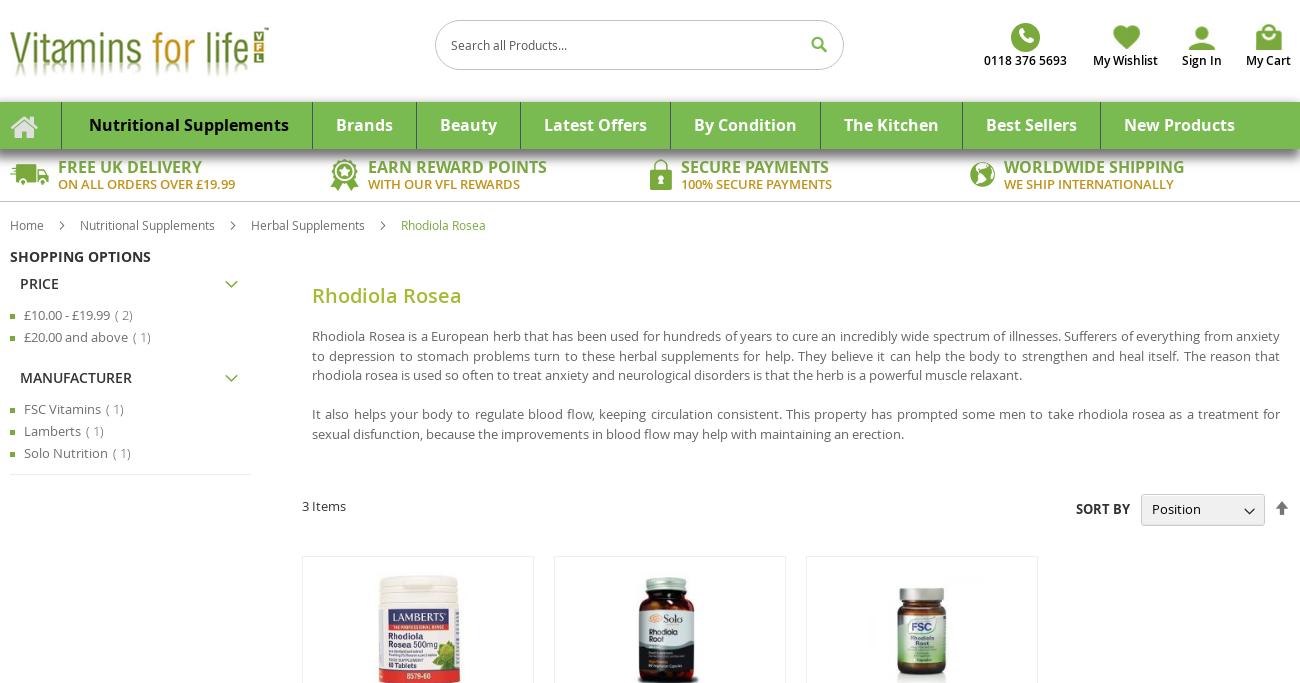 Image resolution: width=1300 pixels, height=683 pixels. What do you see at coordinates (756, 182) in the screenshot?
I see `'100% secure payments'` at bounding box center [756, 182].